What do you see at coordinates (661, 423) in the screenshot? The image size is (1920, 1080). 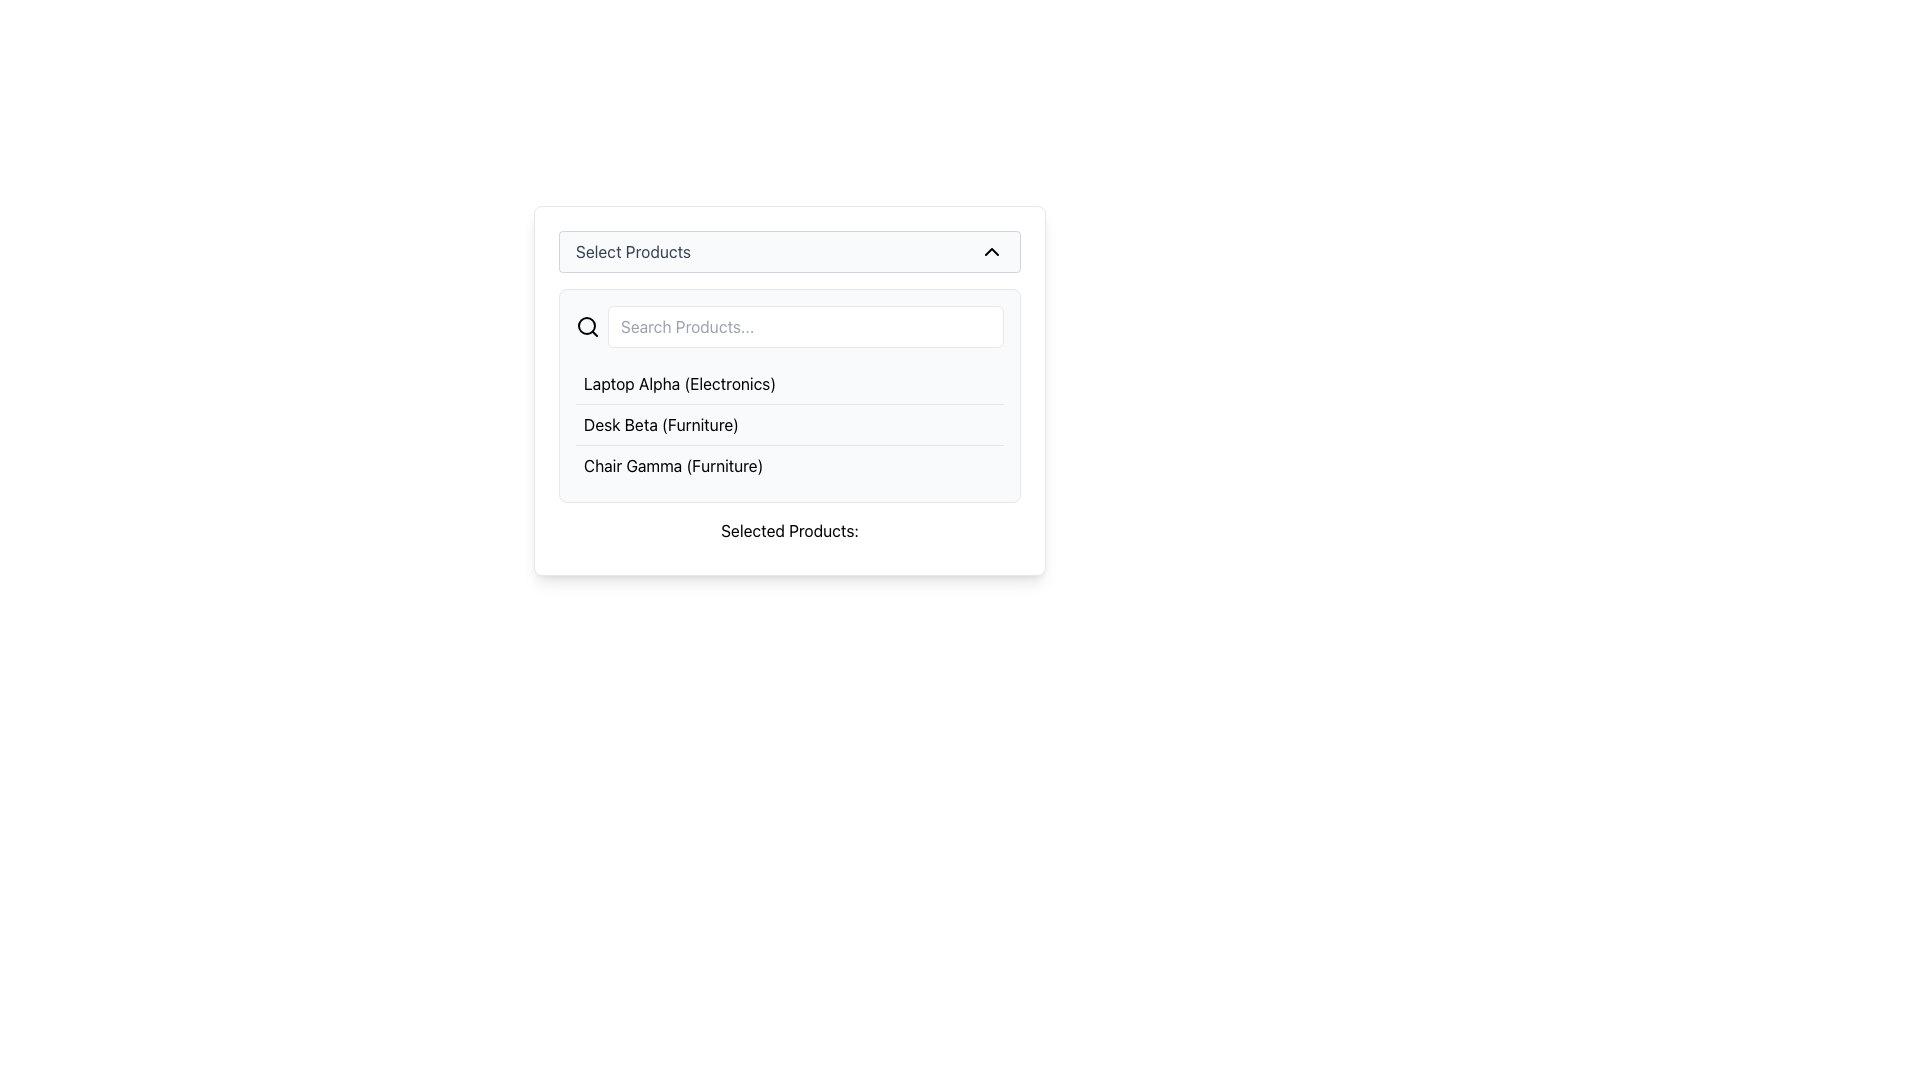 I see `the 'Desk Beta' text label` at bounding box center [661, 423].